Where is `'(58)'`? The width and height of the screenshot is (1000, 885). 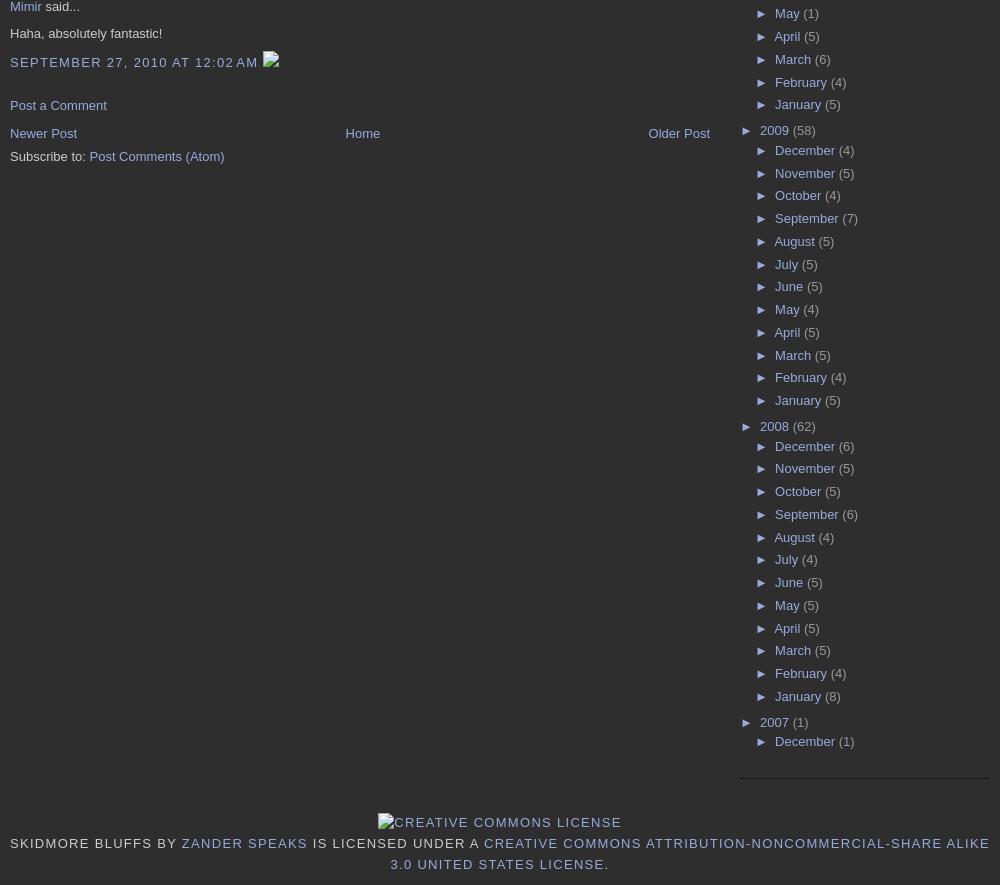 '(58)' is located at coordinates (792, 129).